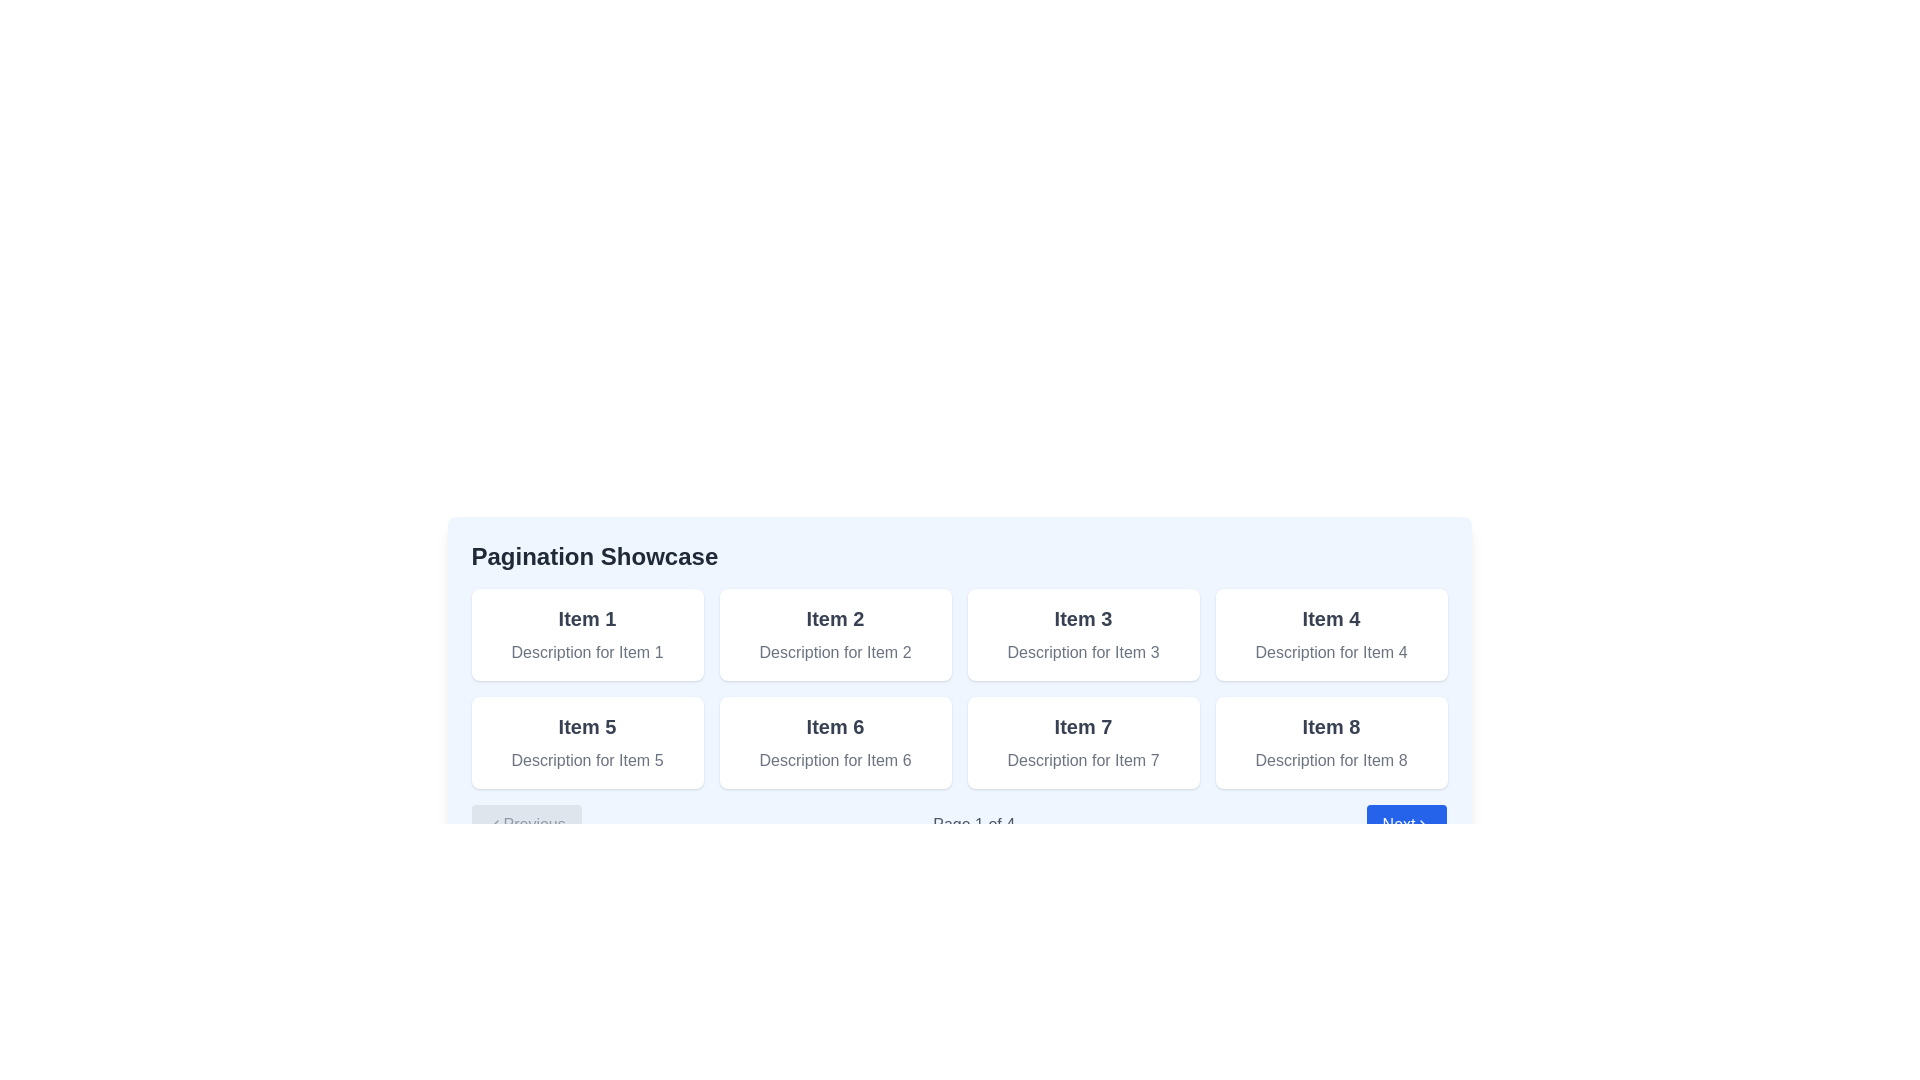 This screenshot has width=1920, height=1080. I want to click on text content of the header labeled 'Pagination Showcase', which is displayed in a bold, large-sized font at the upper portion of the layout, so click(593, 556).